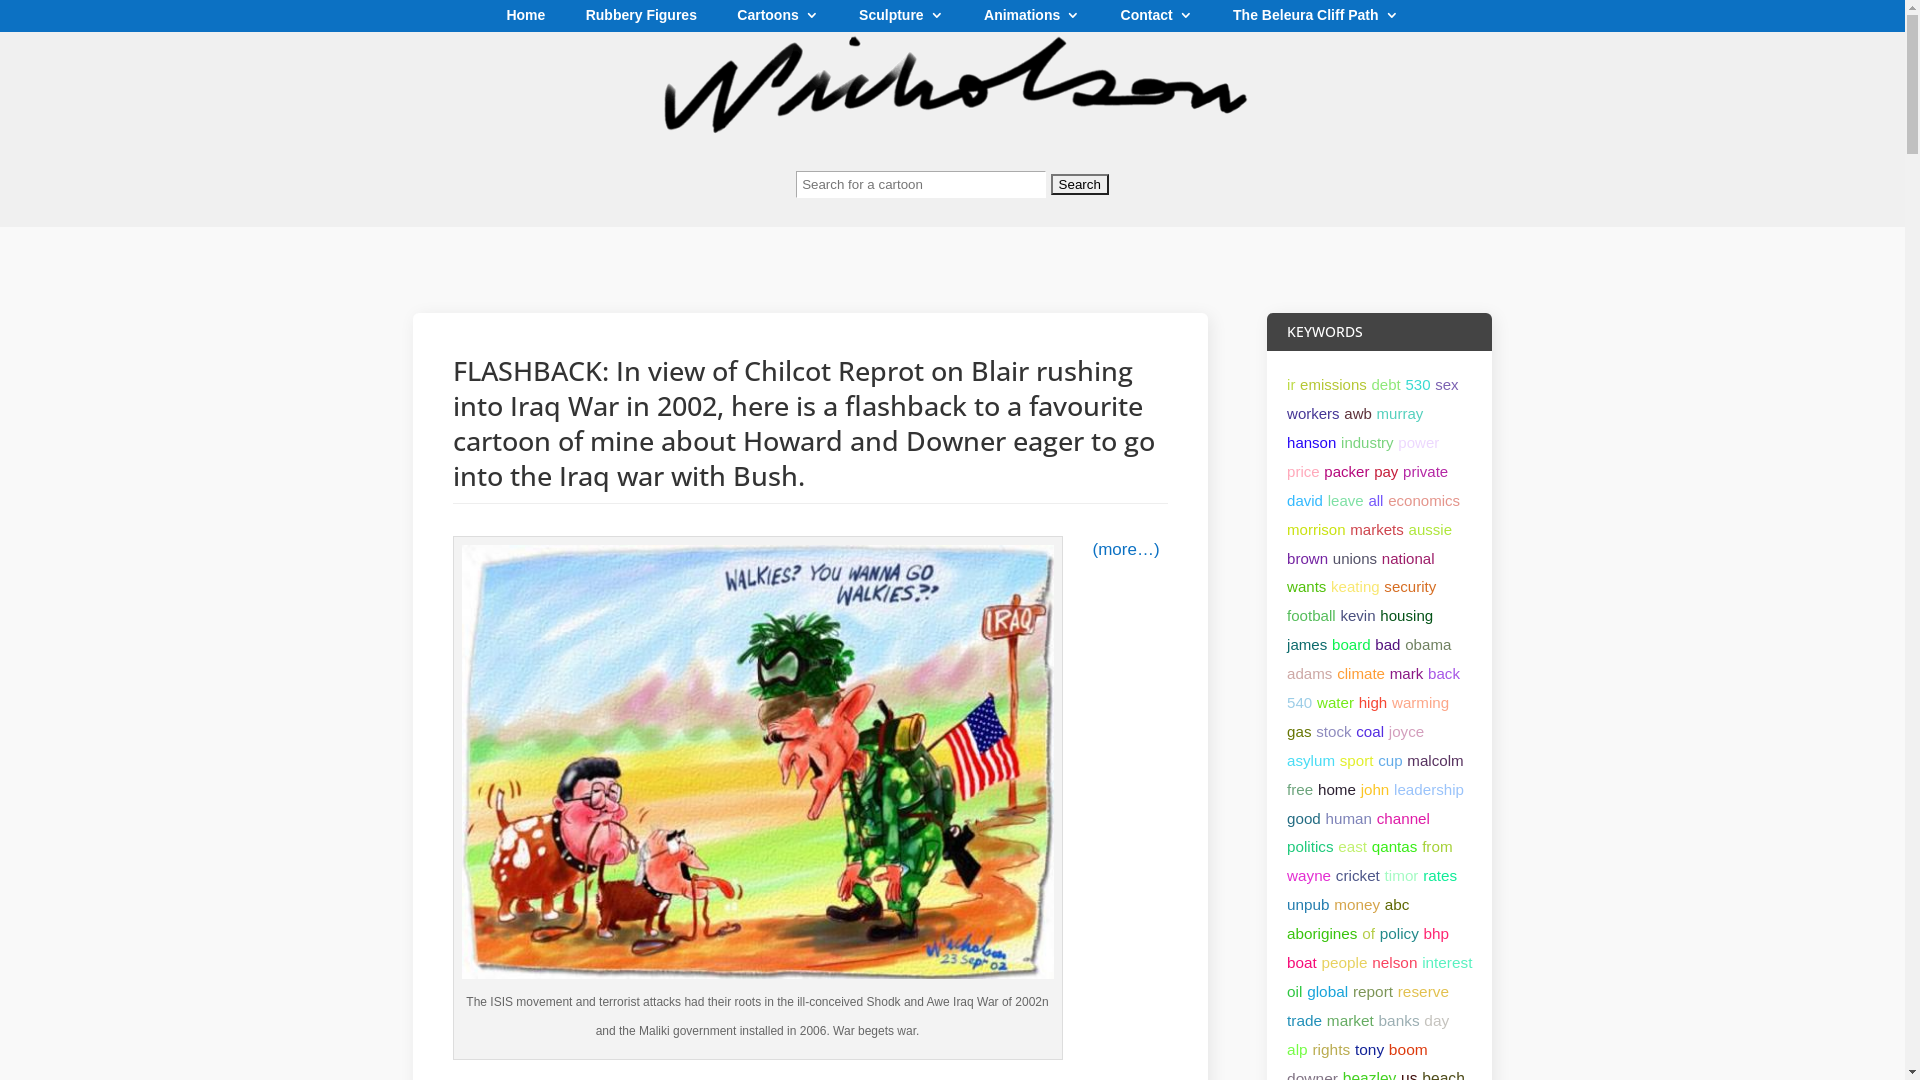 The width and height of the screenshot is (1920, 1080). What do you see at coordinates (1333, 731) in the screenshot?
I see `'stock'` at bounding box center [1333, 731].